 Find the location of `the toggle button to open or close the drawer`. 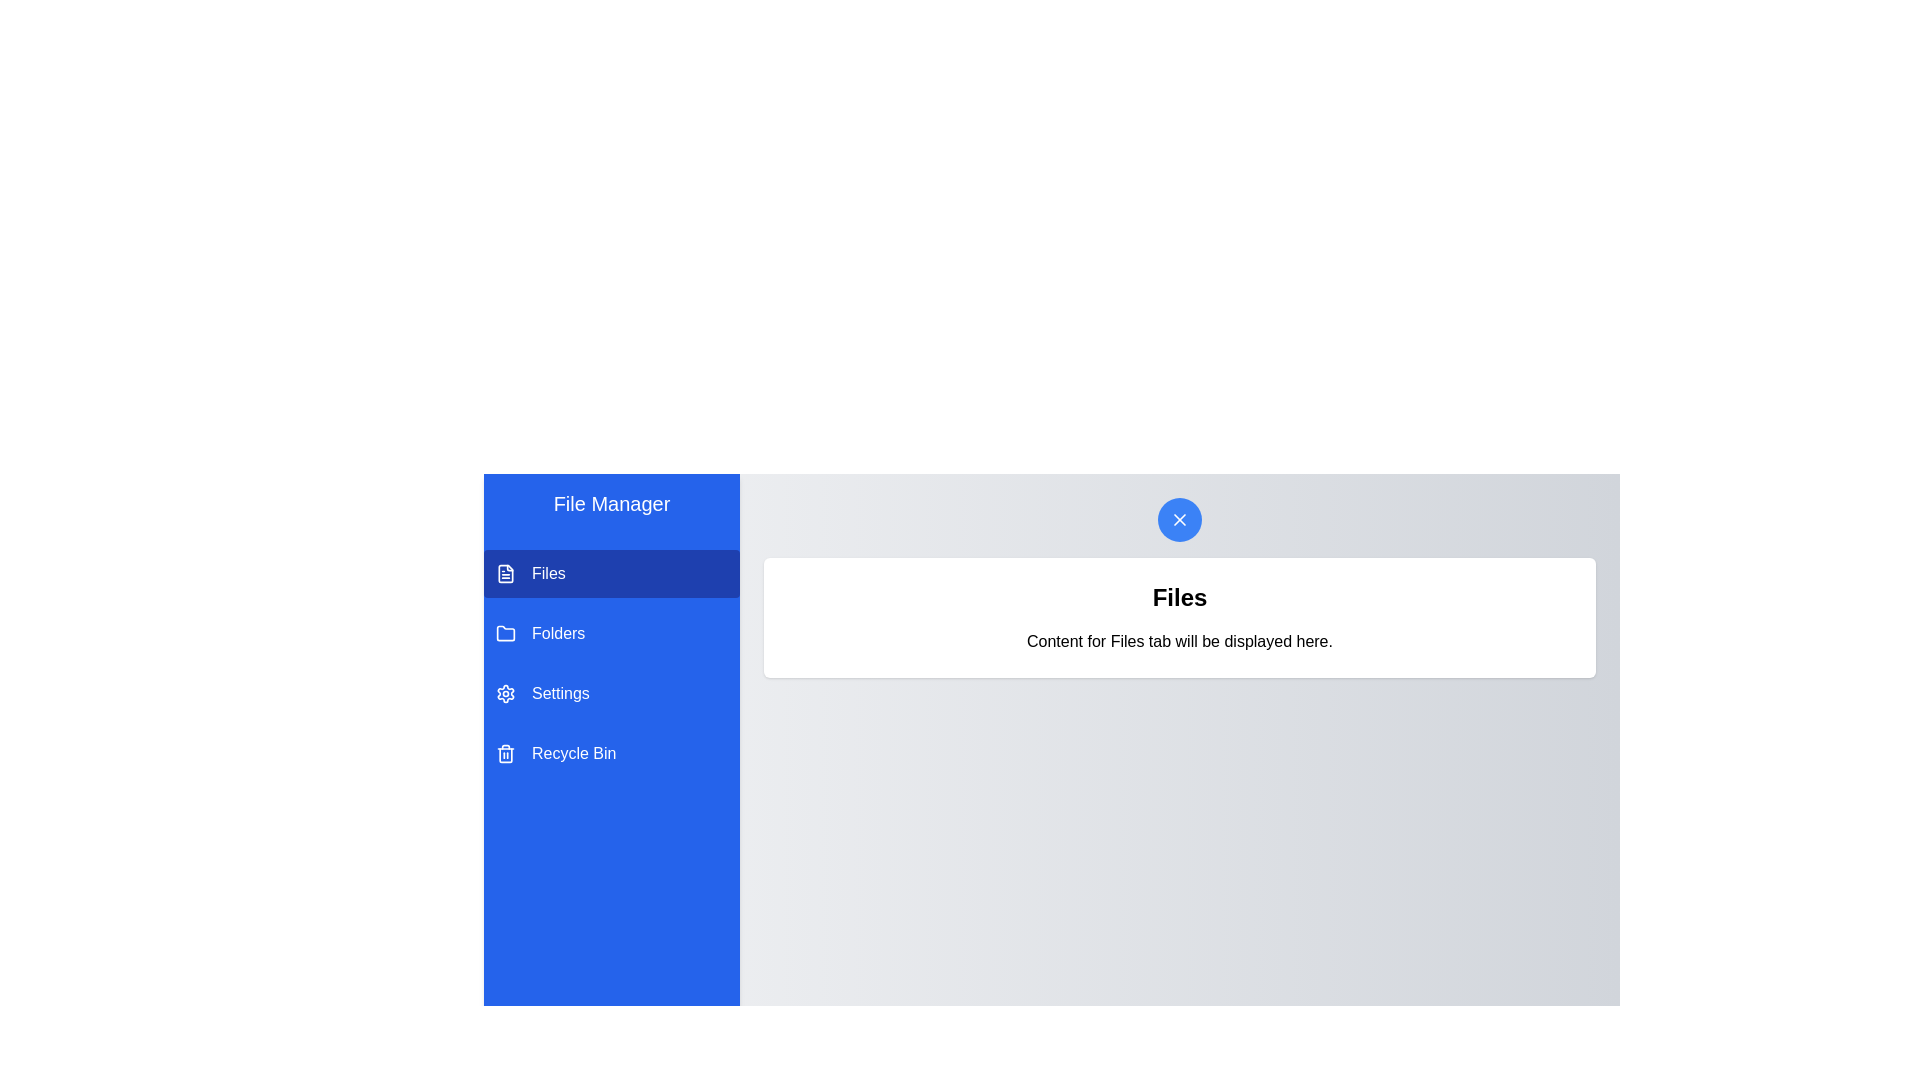

the toggle button to open or close the drawer is located at coordinates (1180, 519).